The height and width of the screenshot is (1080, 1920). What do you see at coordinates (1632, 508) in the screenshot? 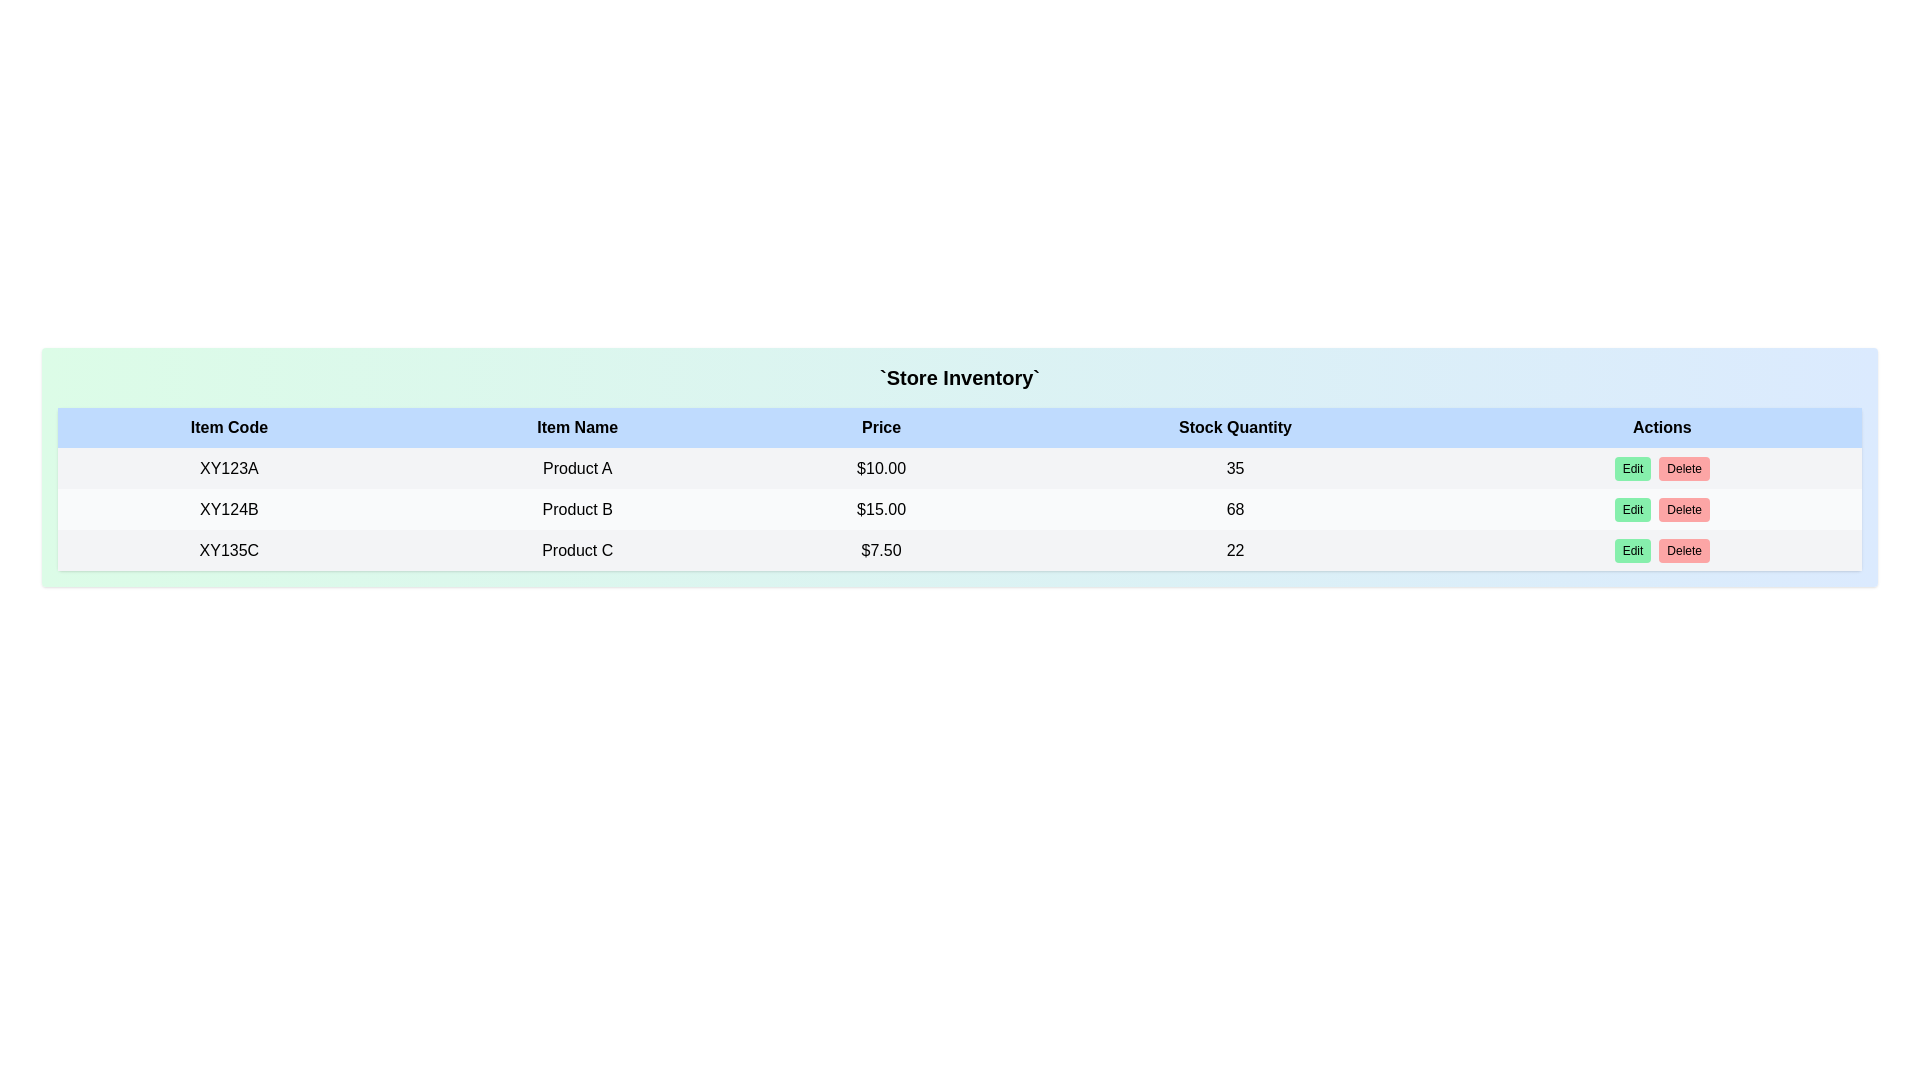
I see `the green 'Edit' button with bold black font located in the 'Actions' column of the second row associated with 'Product B' to observe its hover styling` at bounding box center [1632, 508].